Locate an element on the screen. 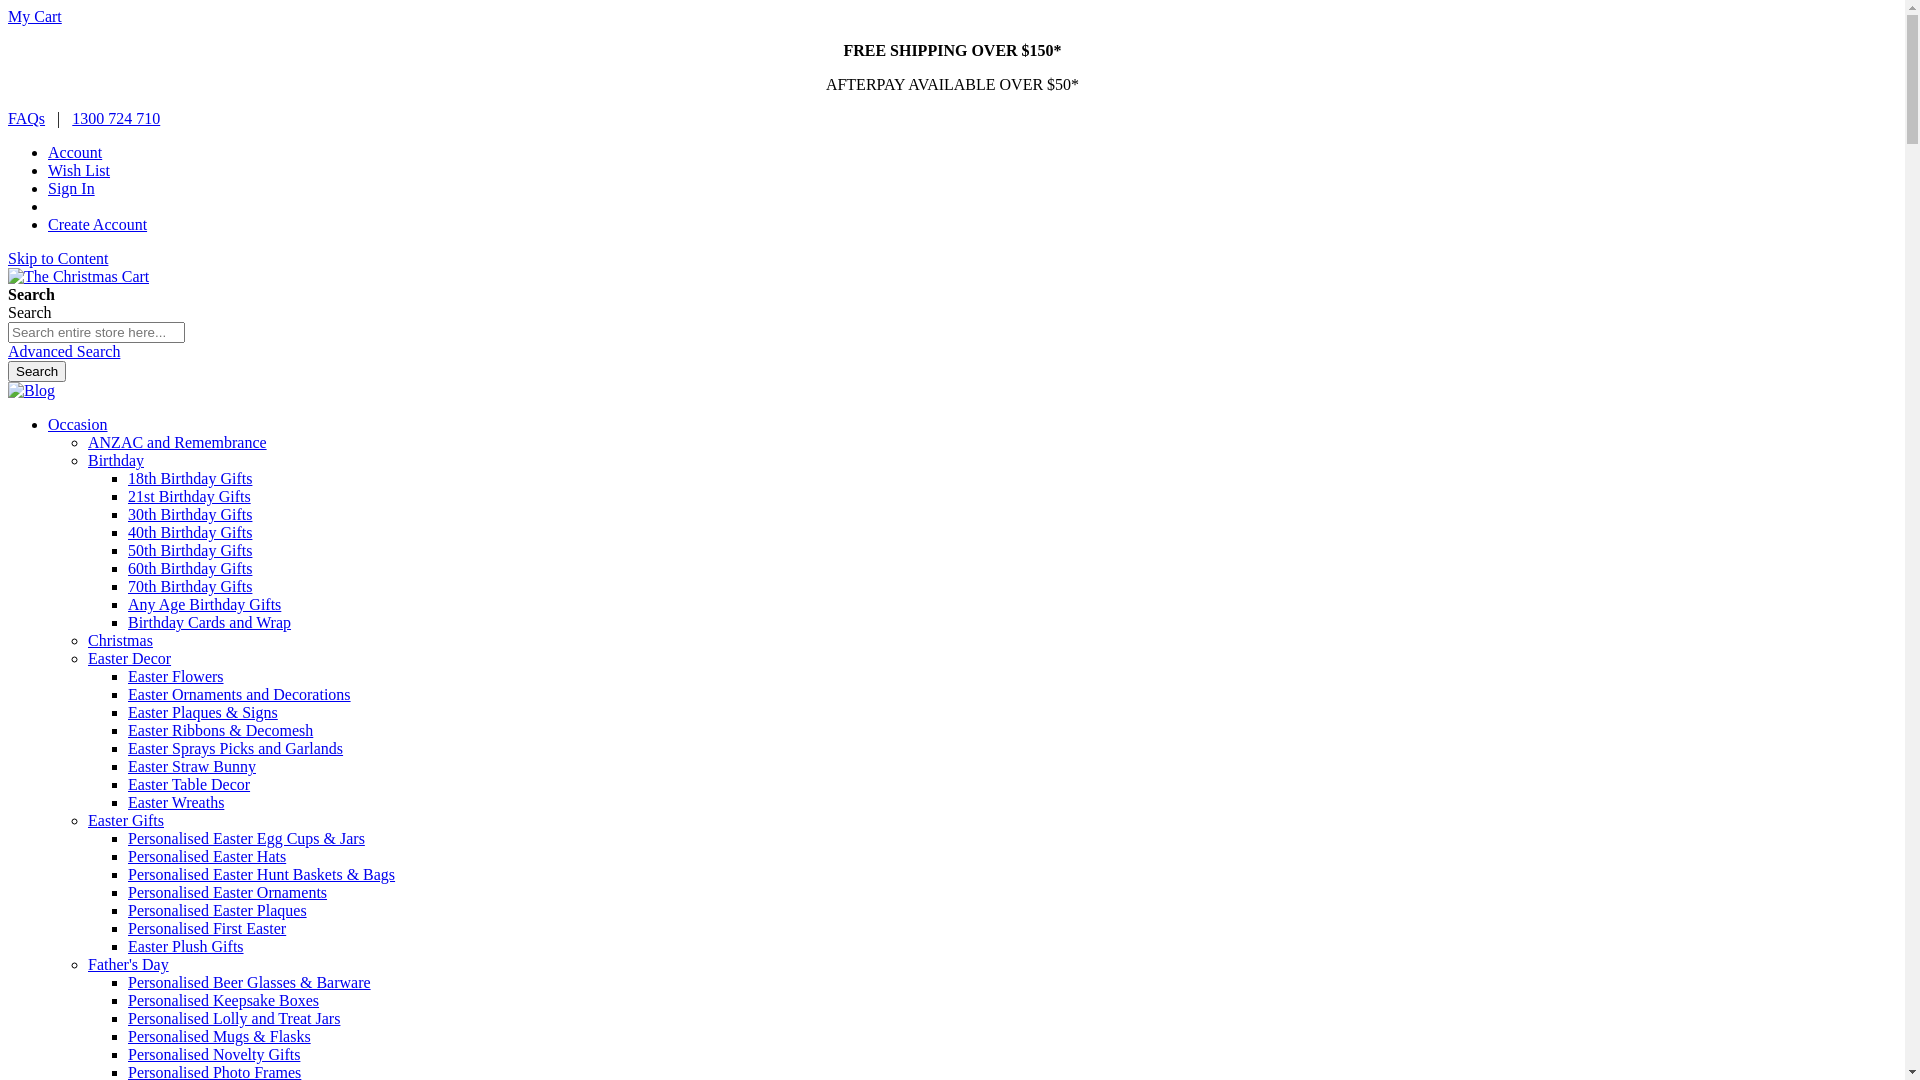 Image resolution: width=1920 pixels, height=1080 pixels. 'Personalised Keepsake Boxes' is located at coordinates (223, 1000).